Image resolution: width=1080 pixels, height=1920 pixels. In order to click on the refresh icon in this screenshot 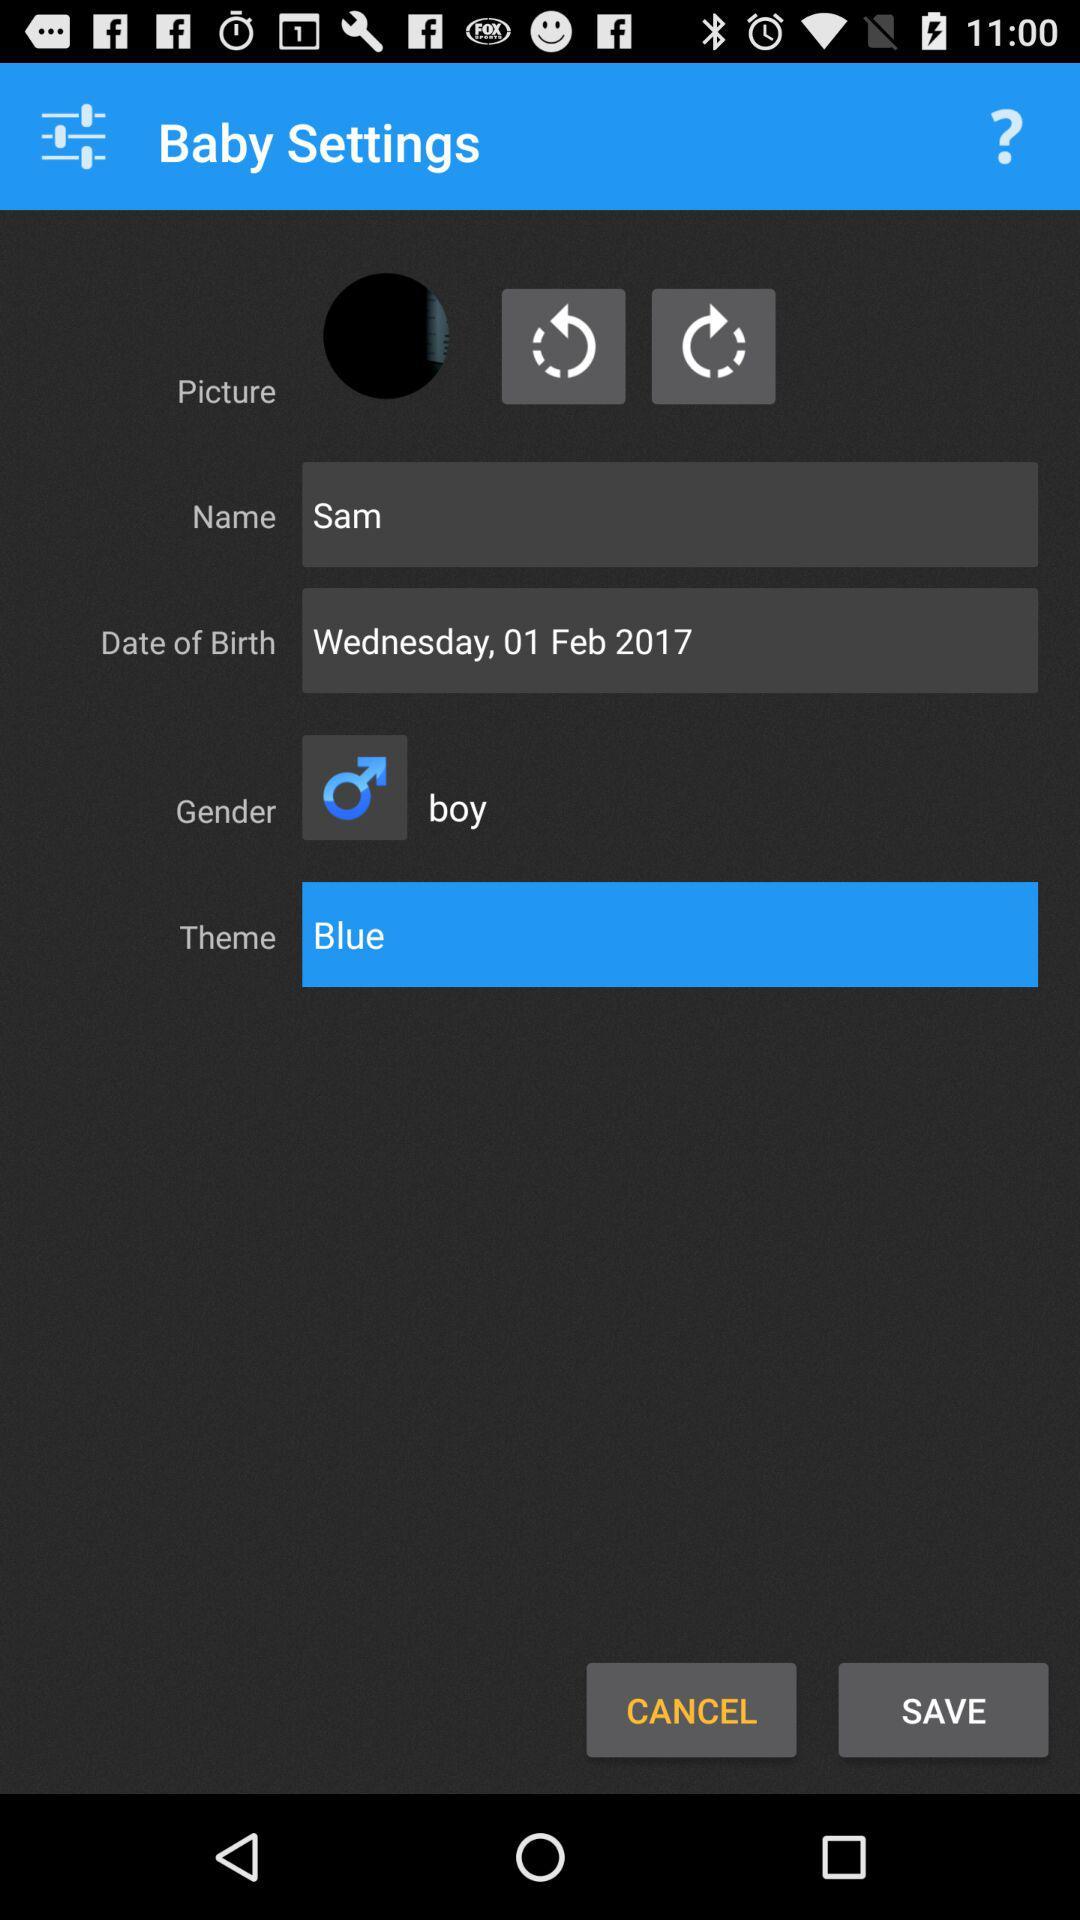, I will do `click(563, 370)`.